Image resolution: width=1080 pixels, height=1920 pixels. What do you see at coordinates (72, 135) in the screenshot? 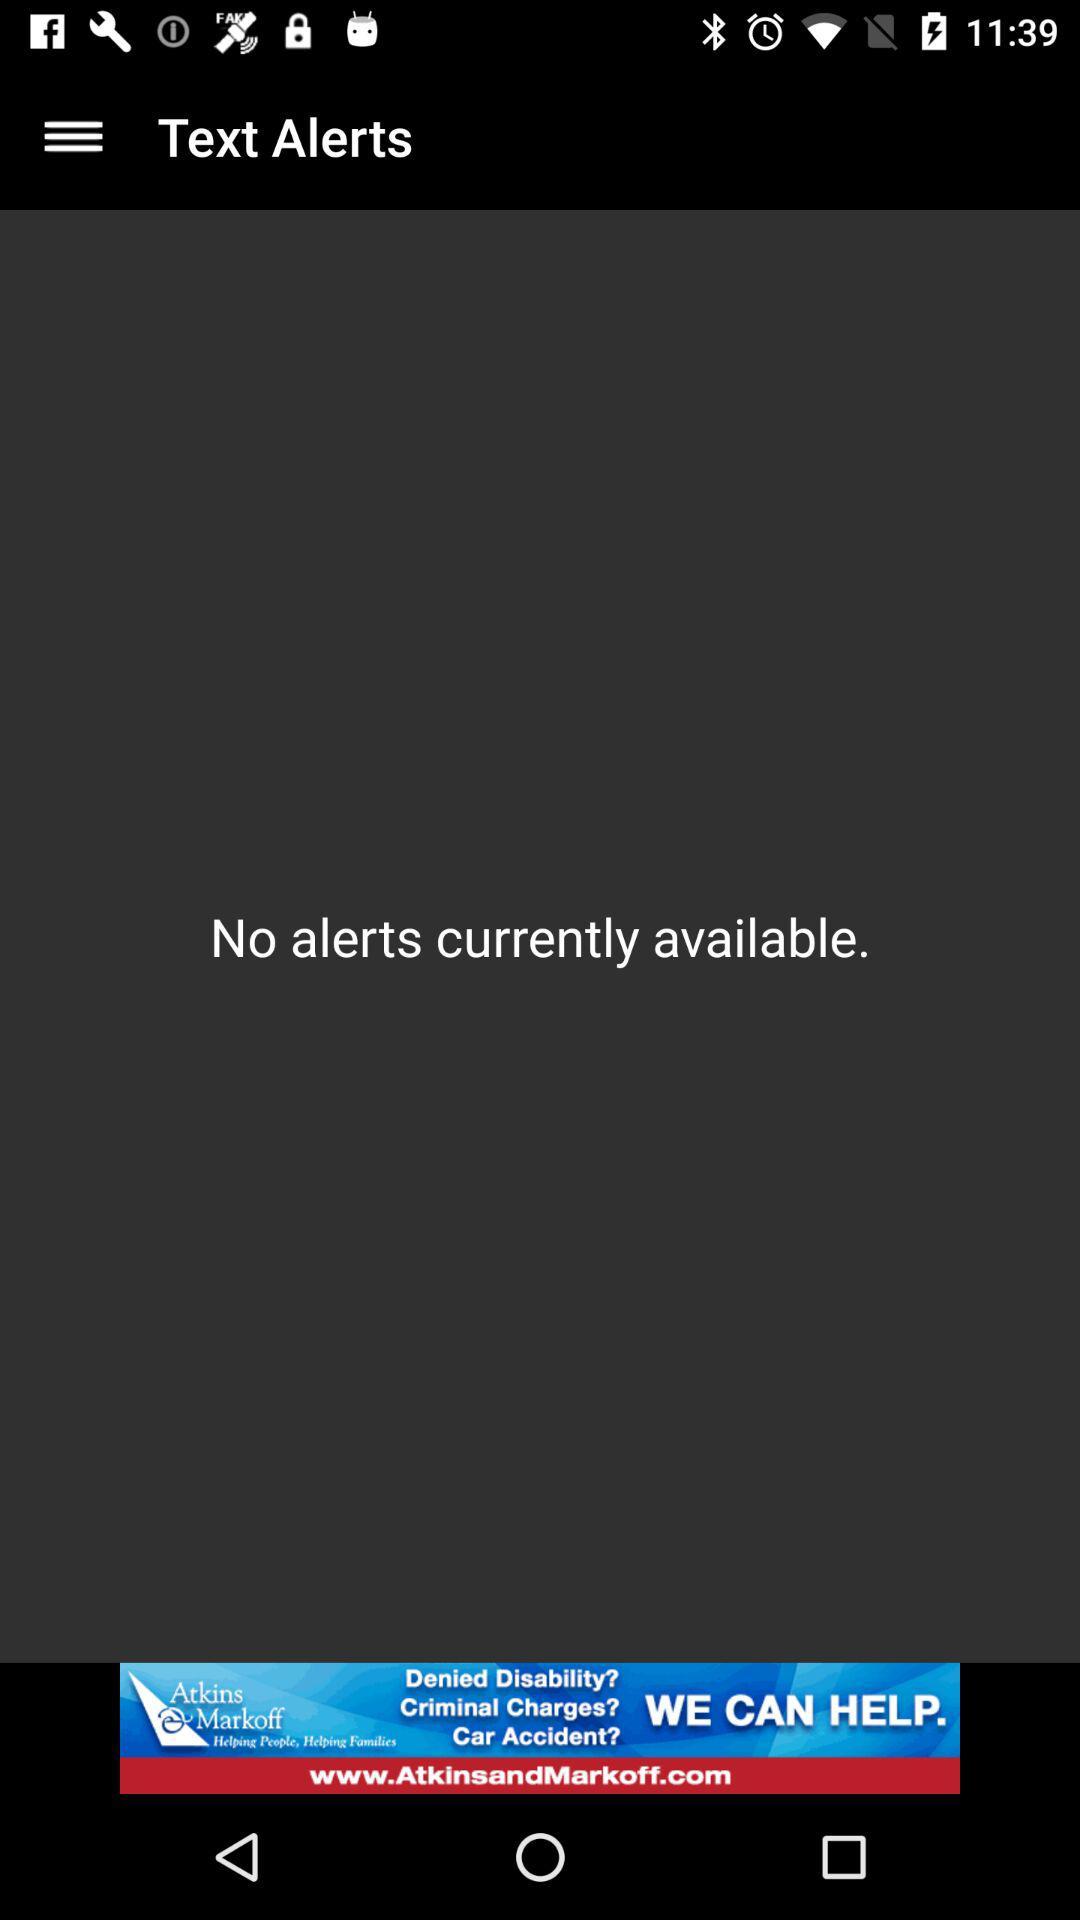
I see `main menu` at bounding box center [72, 135].